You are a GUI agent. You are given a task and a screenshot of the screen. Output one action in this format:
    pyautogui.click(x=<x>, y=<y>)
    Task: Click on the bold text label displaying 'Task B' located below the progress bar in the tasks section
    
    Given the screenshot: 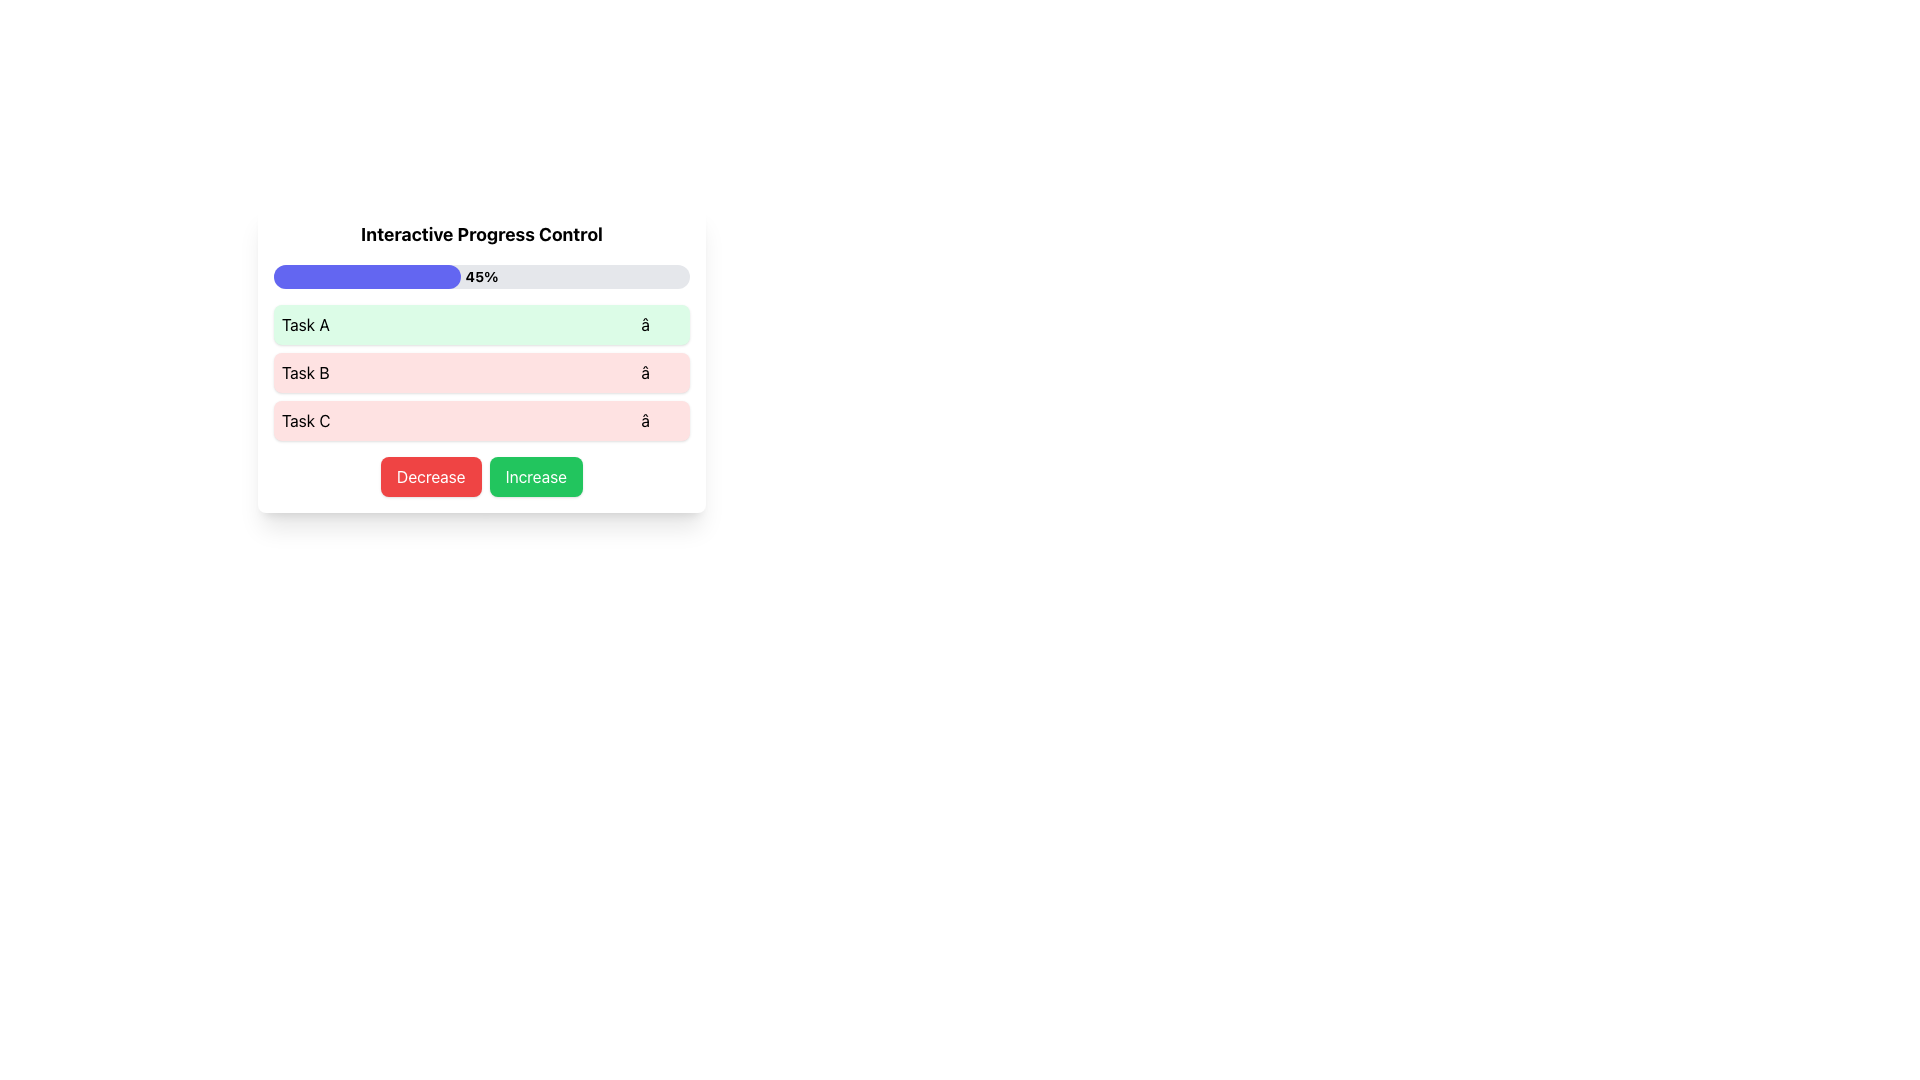 What is the action you would take?
    pyautogui.click(x=304, y=373)
    